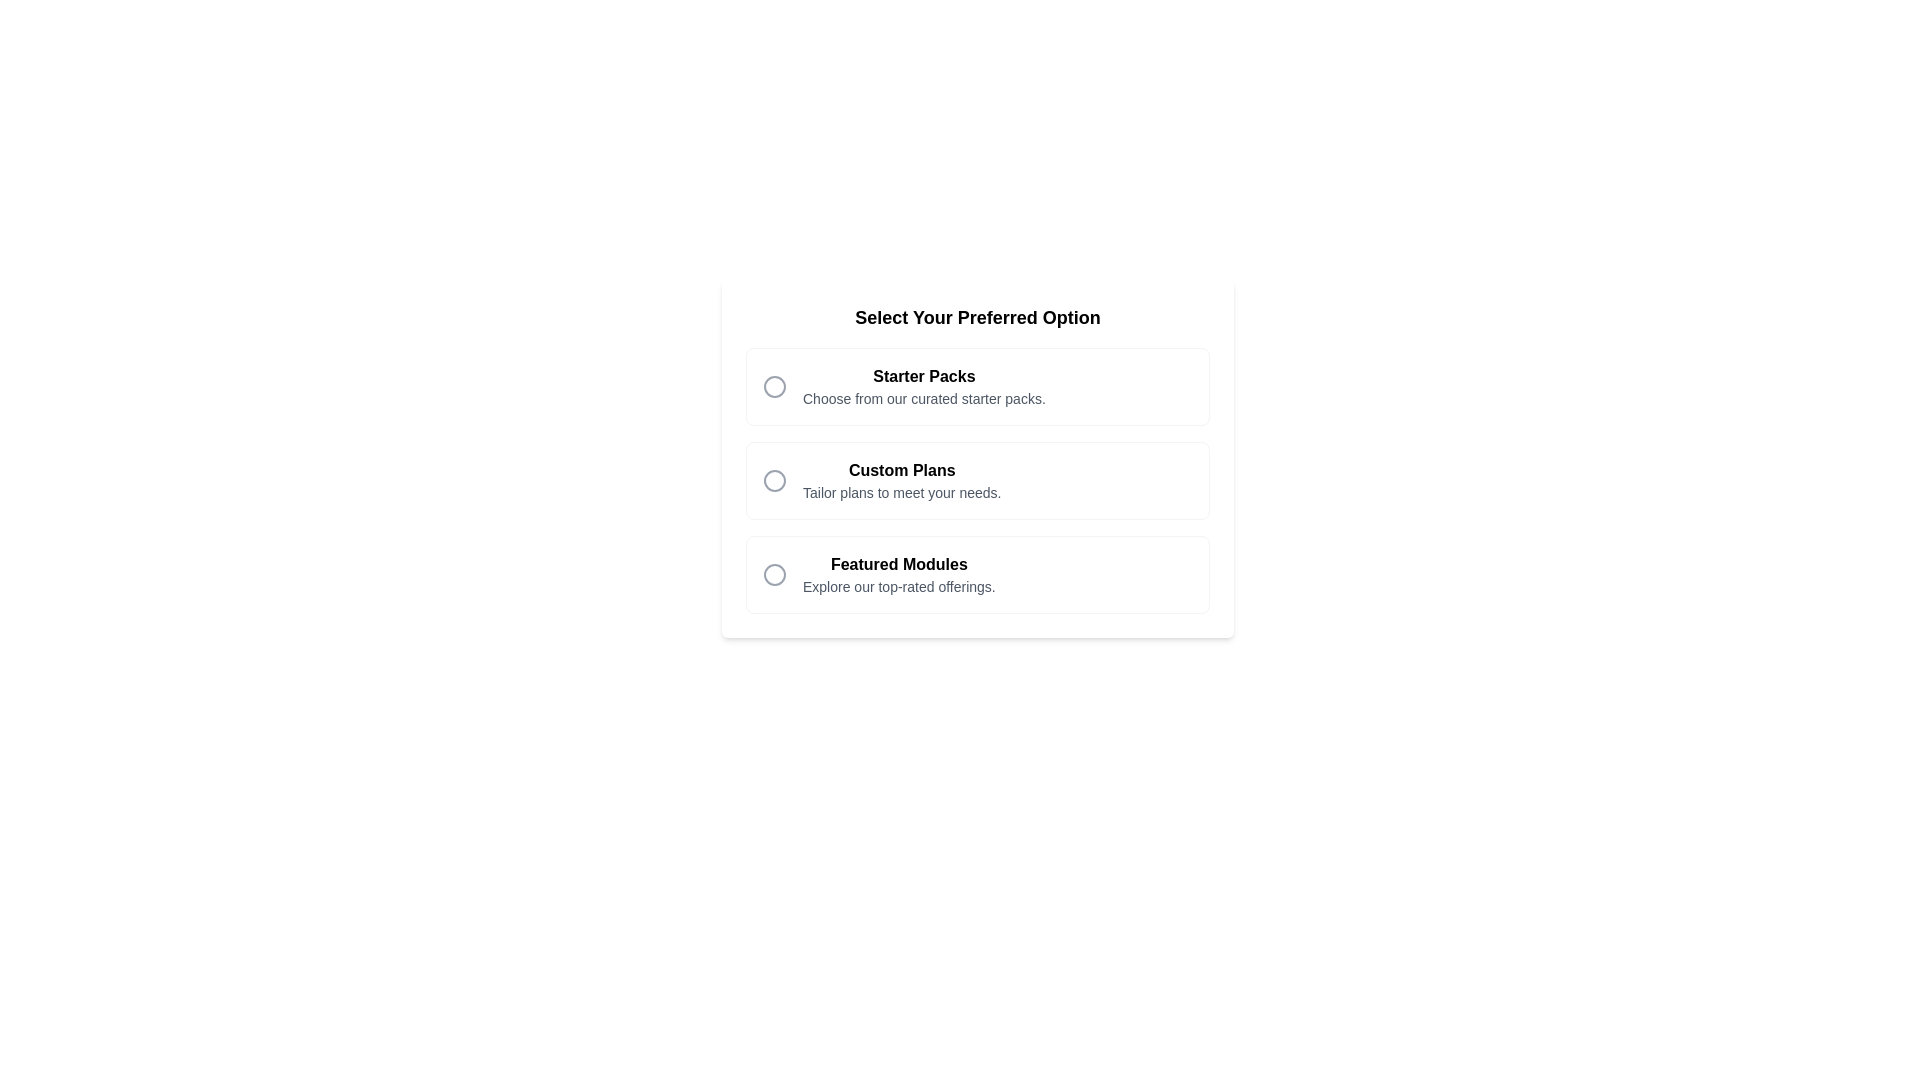 The height and width of the screenshot is (1080, 1920). I want to click on the radio button in the 'Custom Plans' selectable option, which is the second option under 'Select Your Preferred Option', so click(978, 459).